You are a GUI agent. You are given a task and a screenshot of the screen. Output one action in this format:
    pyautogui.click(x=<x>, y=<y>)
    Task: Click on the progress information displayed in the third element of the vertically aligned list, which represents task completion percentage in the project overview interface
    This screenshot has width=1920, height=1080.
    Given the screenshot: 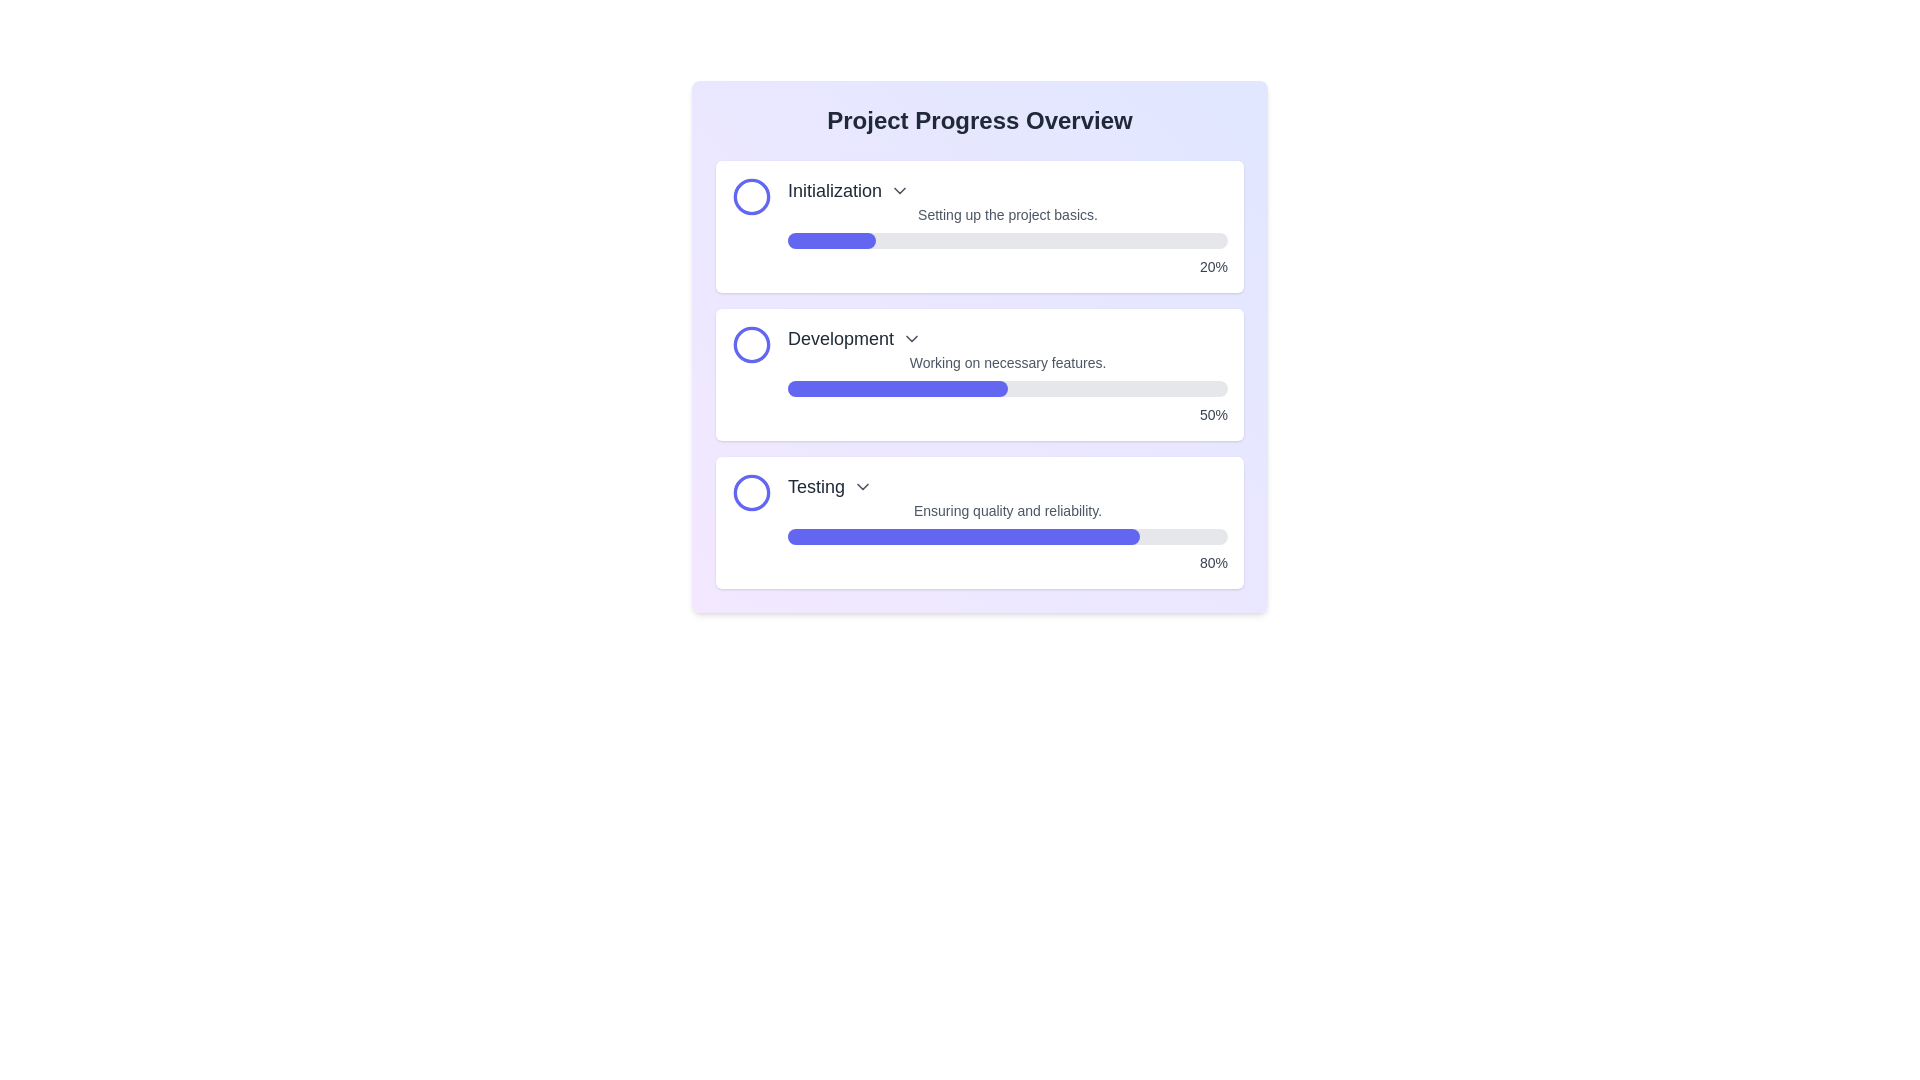 What is the action you would take?
    pyautogui.click(x=979, y=522)
    